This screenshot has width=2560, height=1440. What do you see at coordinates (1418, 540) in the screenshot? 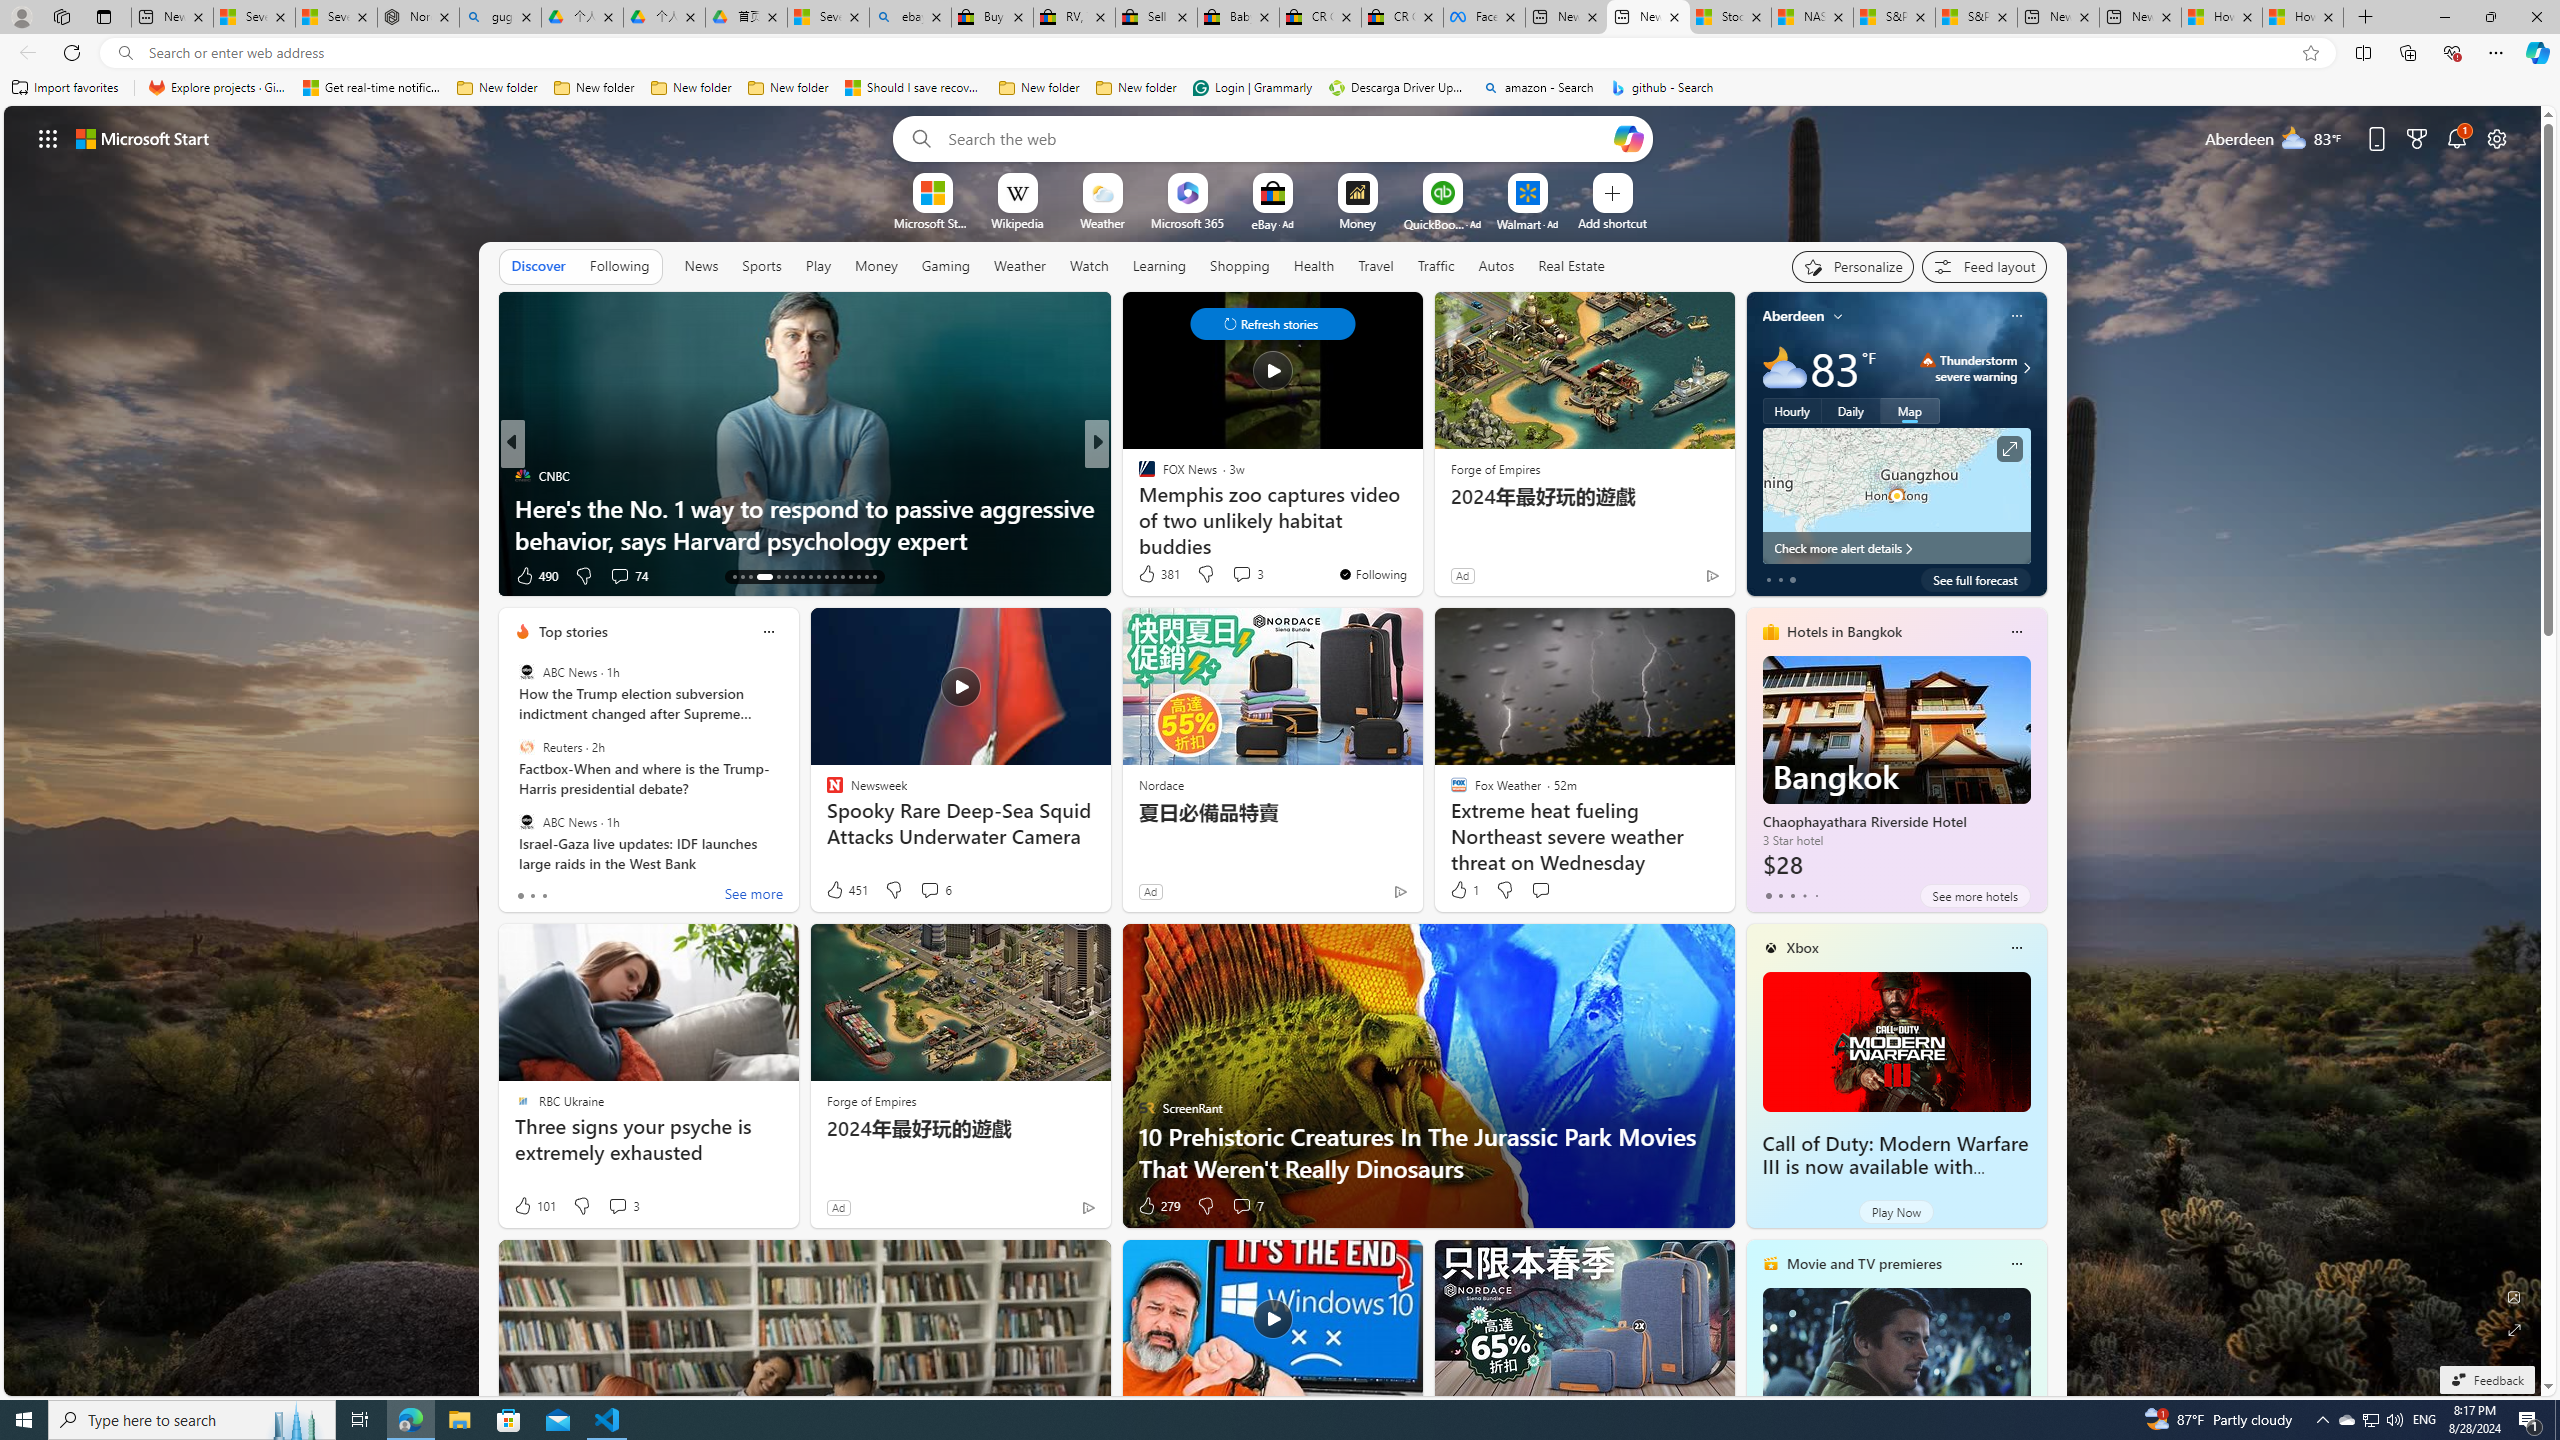
I see `'Tropics waking up in September'` at bounding box center [1418, 540].